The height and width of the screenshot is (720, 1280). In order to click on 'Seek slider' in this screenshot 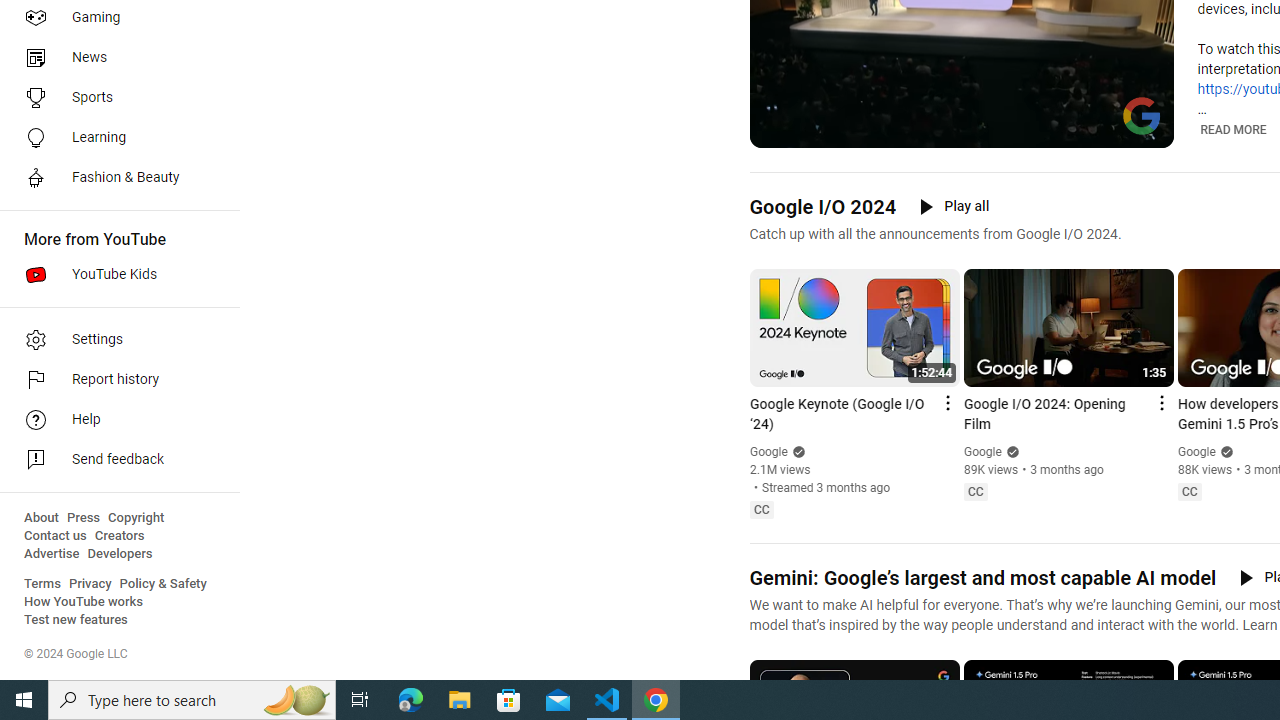, I will do `click(961, 109)`.